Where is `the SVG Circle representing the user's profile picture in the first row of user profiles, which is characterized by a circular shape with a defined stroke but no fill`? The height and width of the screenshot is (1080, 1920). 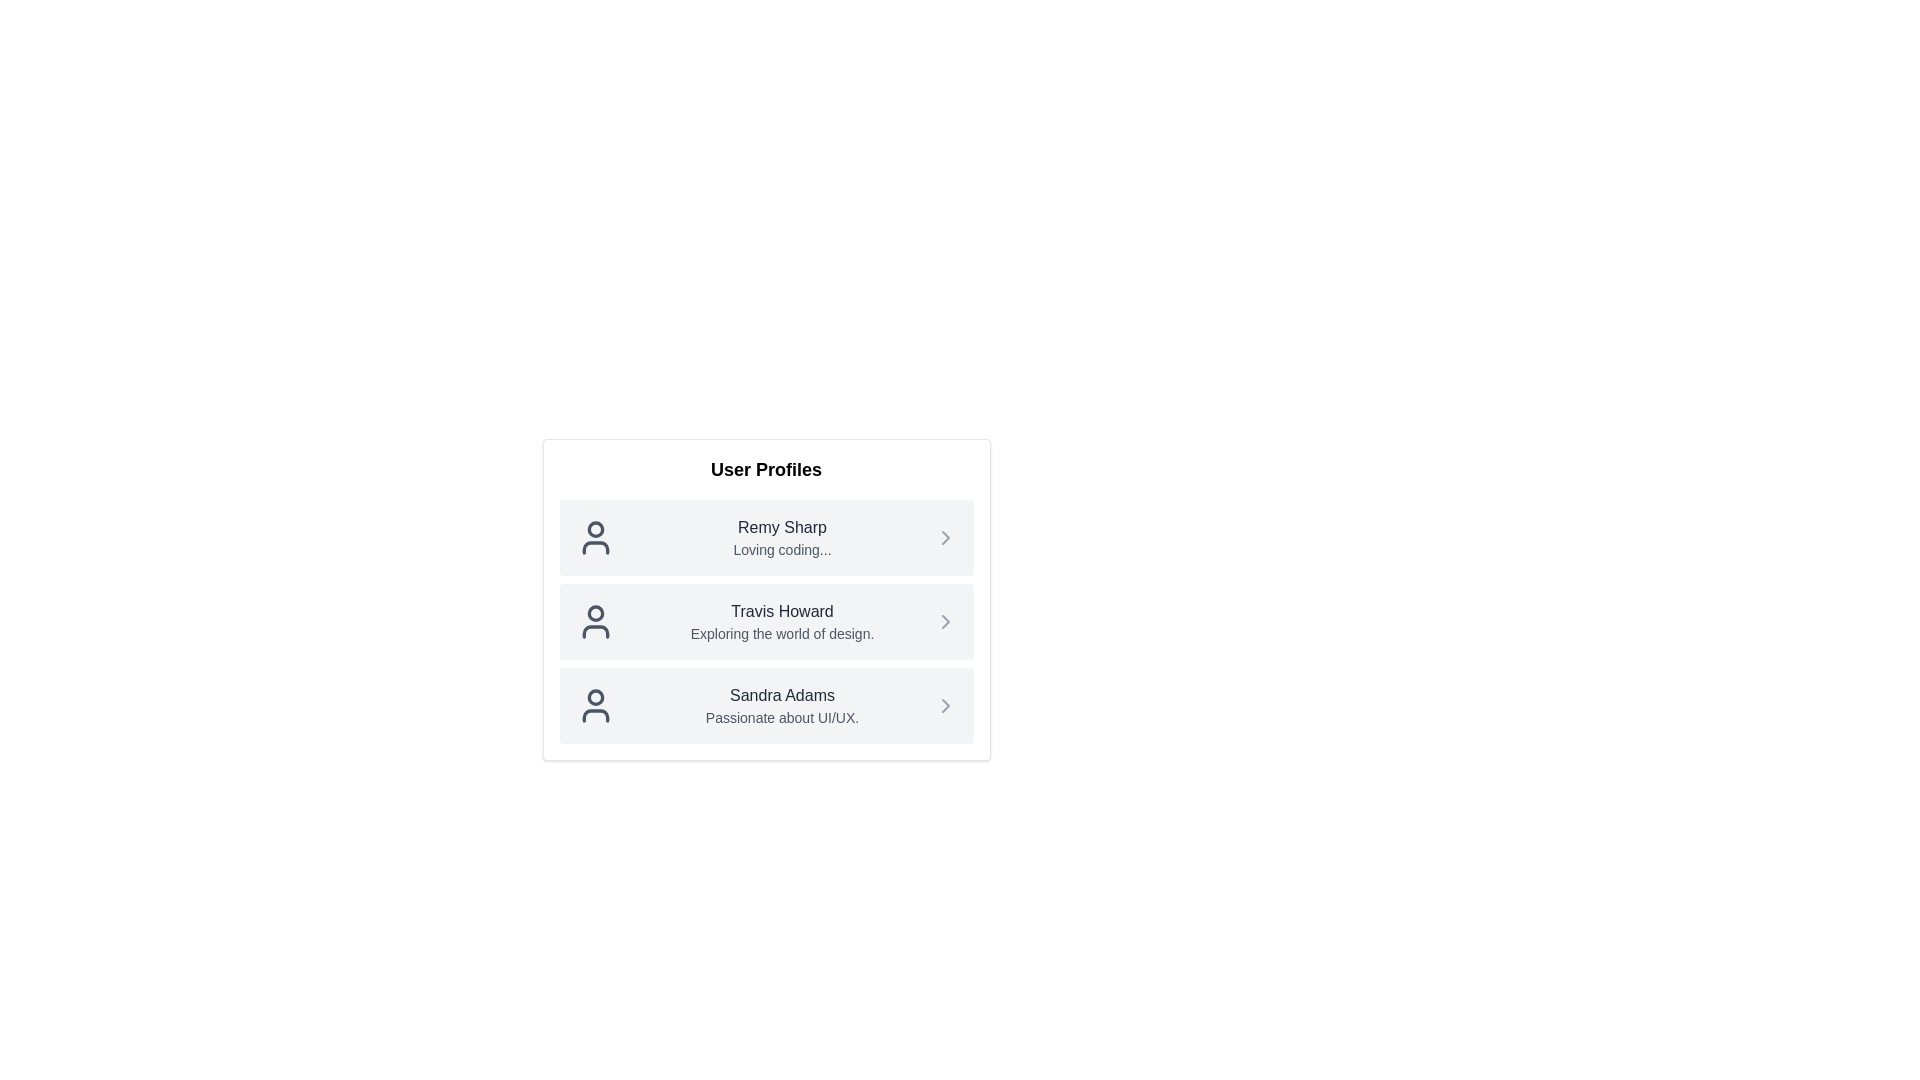
the SVG Circle representing the user's profile picture in the first row of user profiles, which is characterized by a circular shape with a defined stroke but no fill is located at coordinates (594, 528).